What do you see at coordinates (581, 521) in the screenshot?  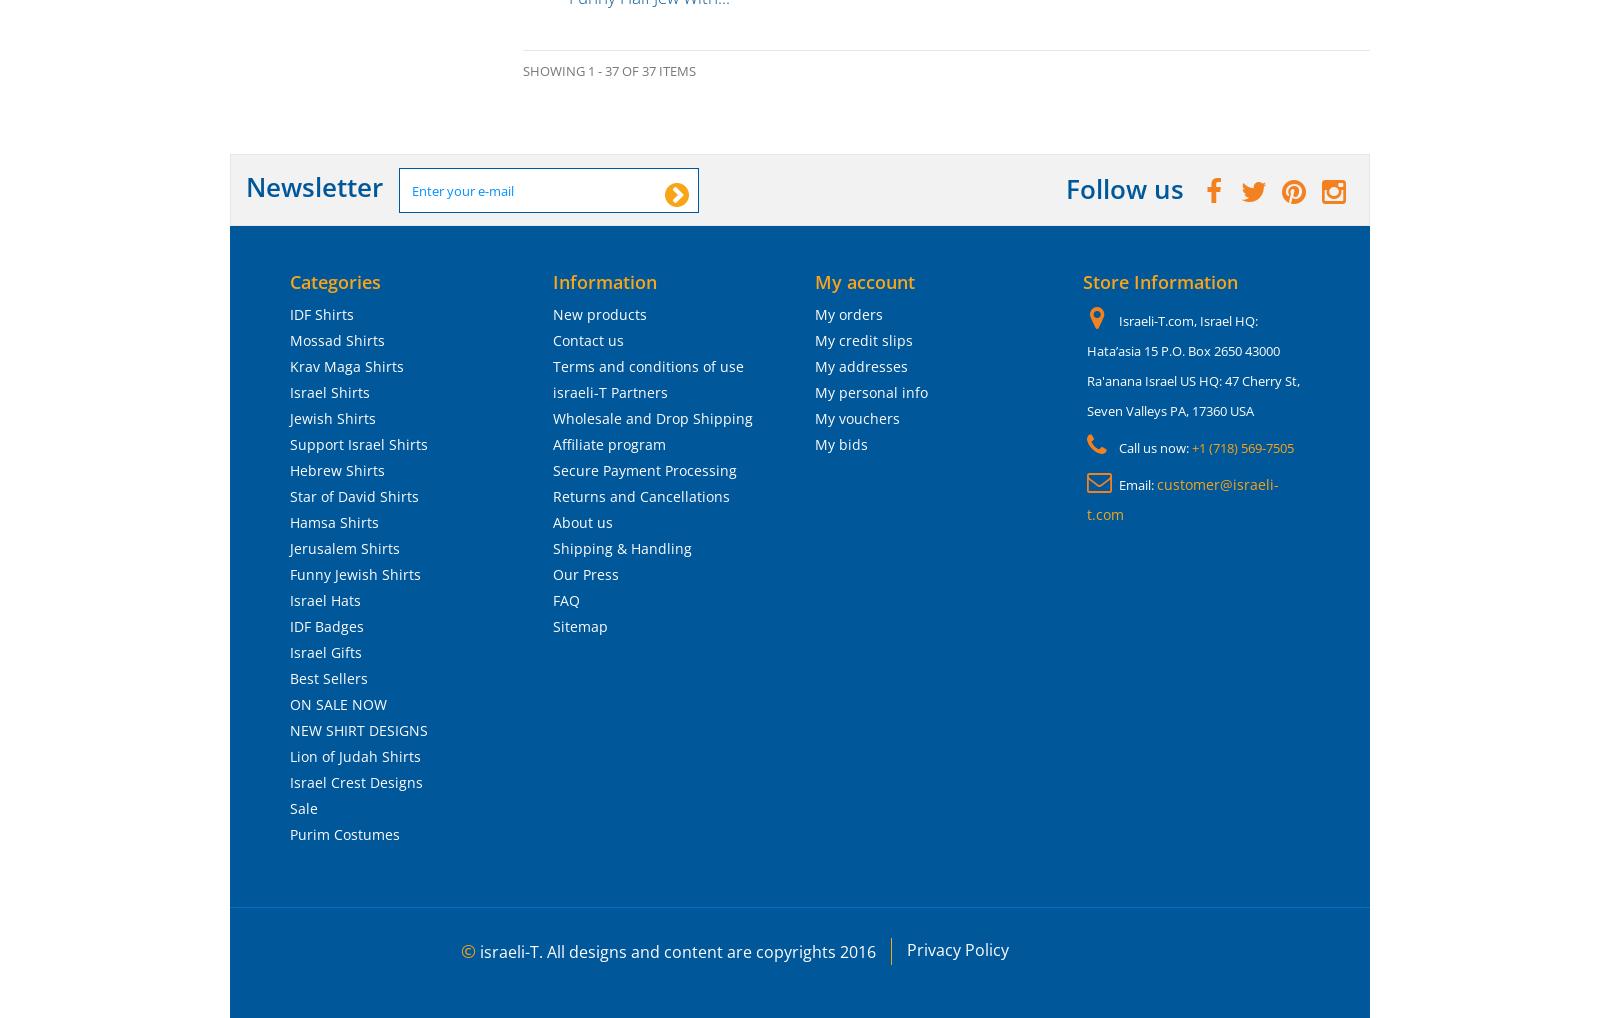 I see `'About us'` at bounding box center [581, 521].